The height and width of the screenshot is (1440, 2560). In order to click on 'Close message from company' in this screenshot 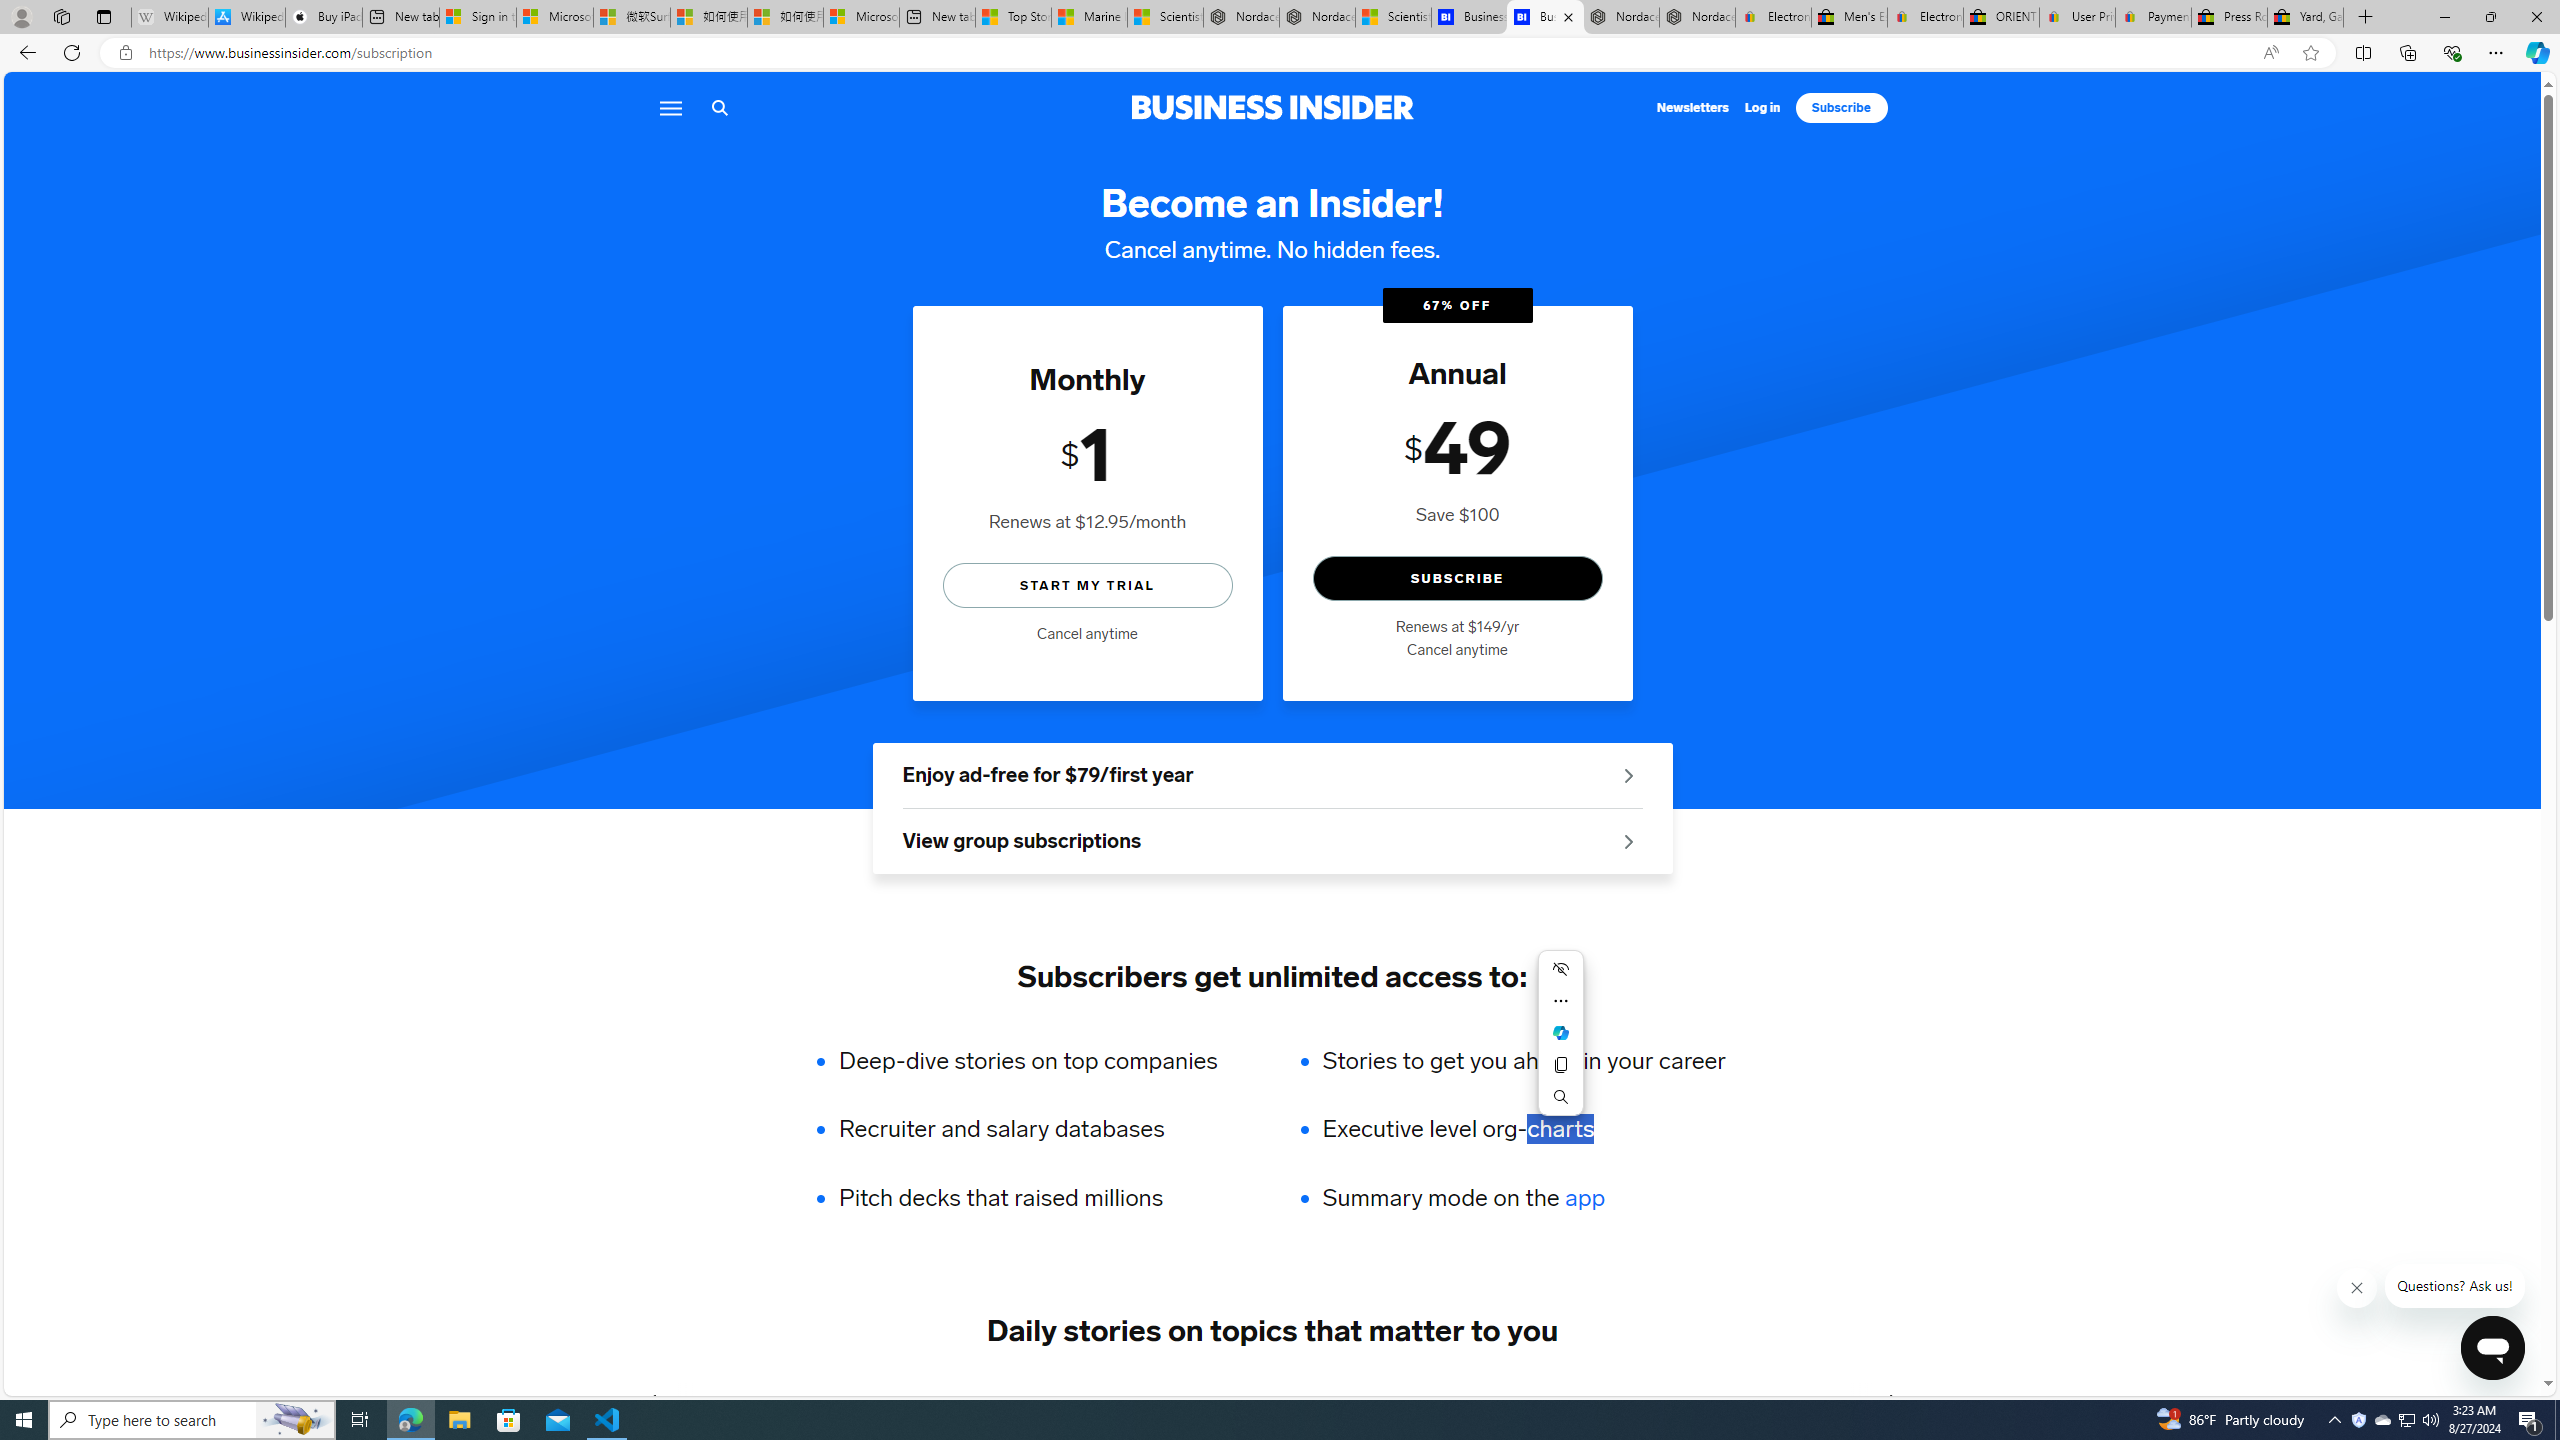, I will do `click(2356, 1287)`.